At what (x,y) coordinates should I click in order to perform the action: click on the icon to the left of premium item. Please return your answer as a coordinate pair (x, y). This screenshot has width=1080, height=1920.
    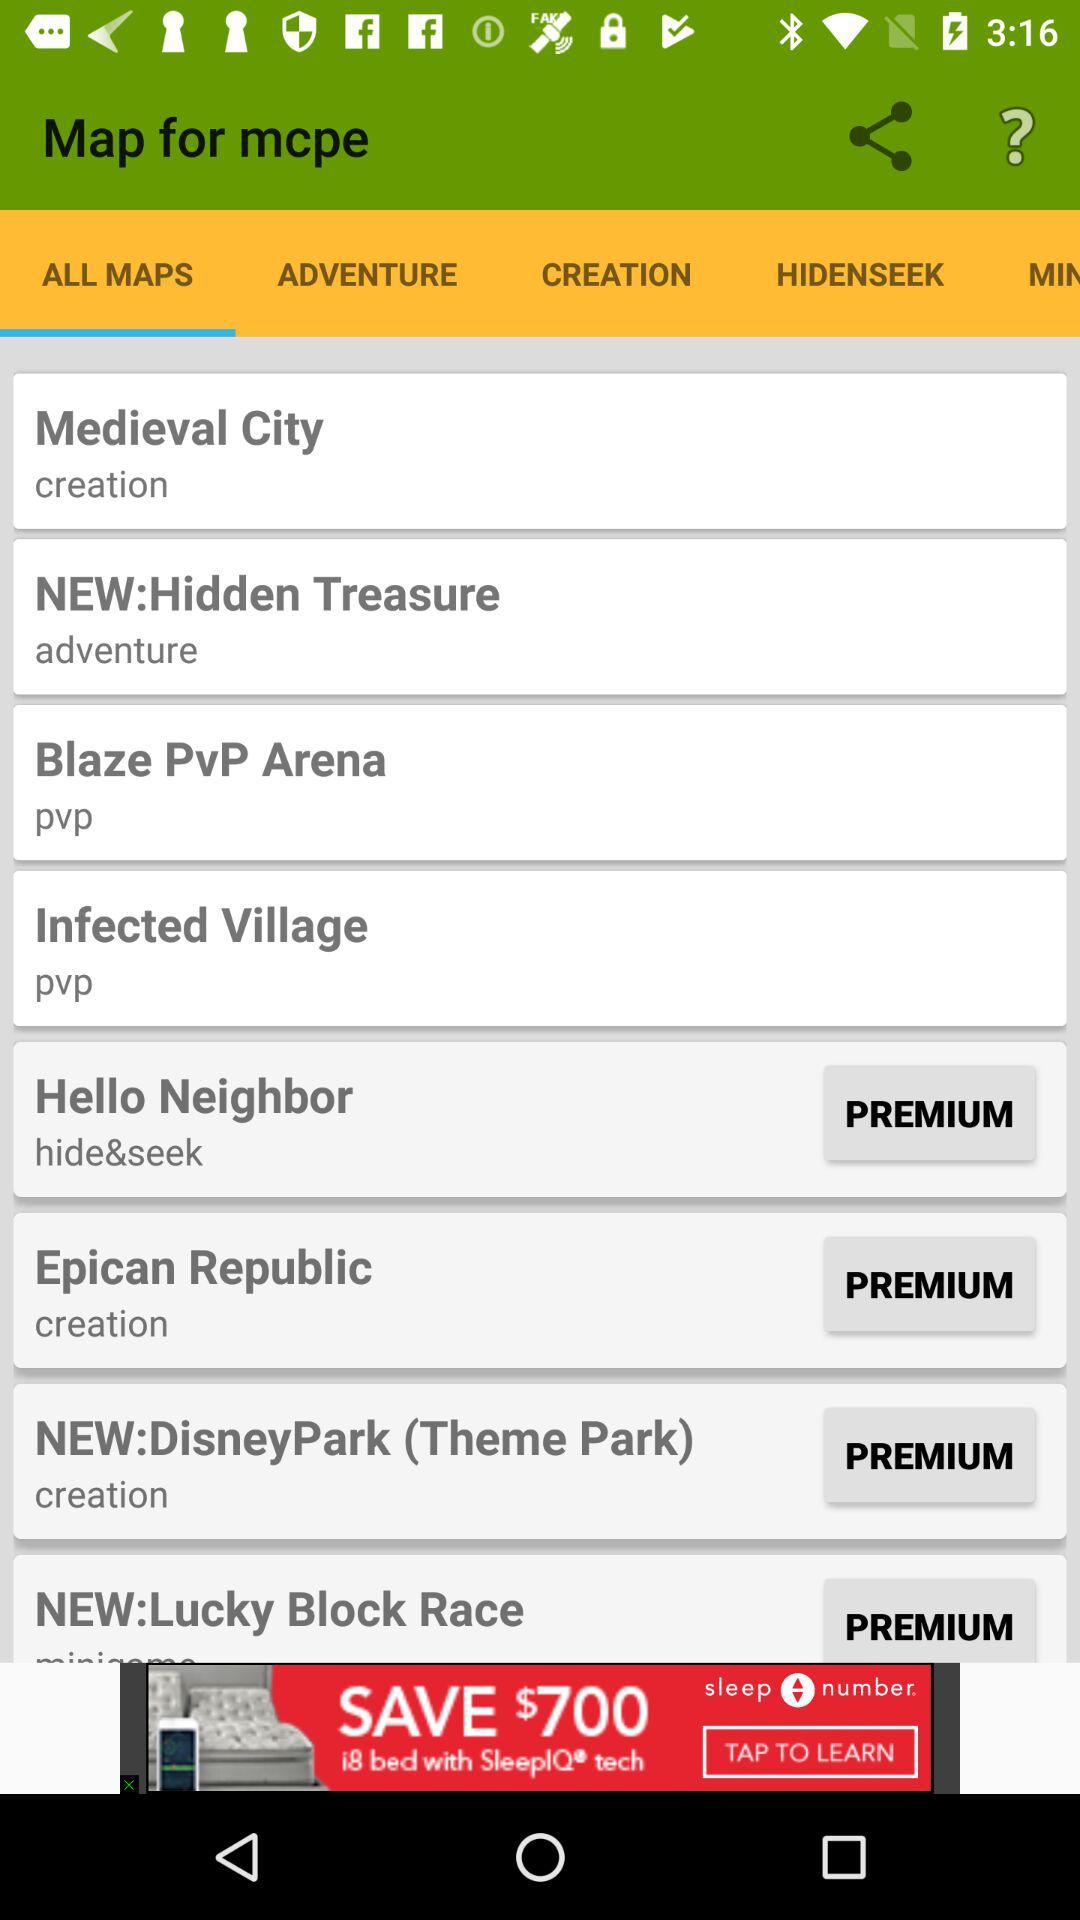
    Looking at the image, I should click on (423, 1093).